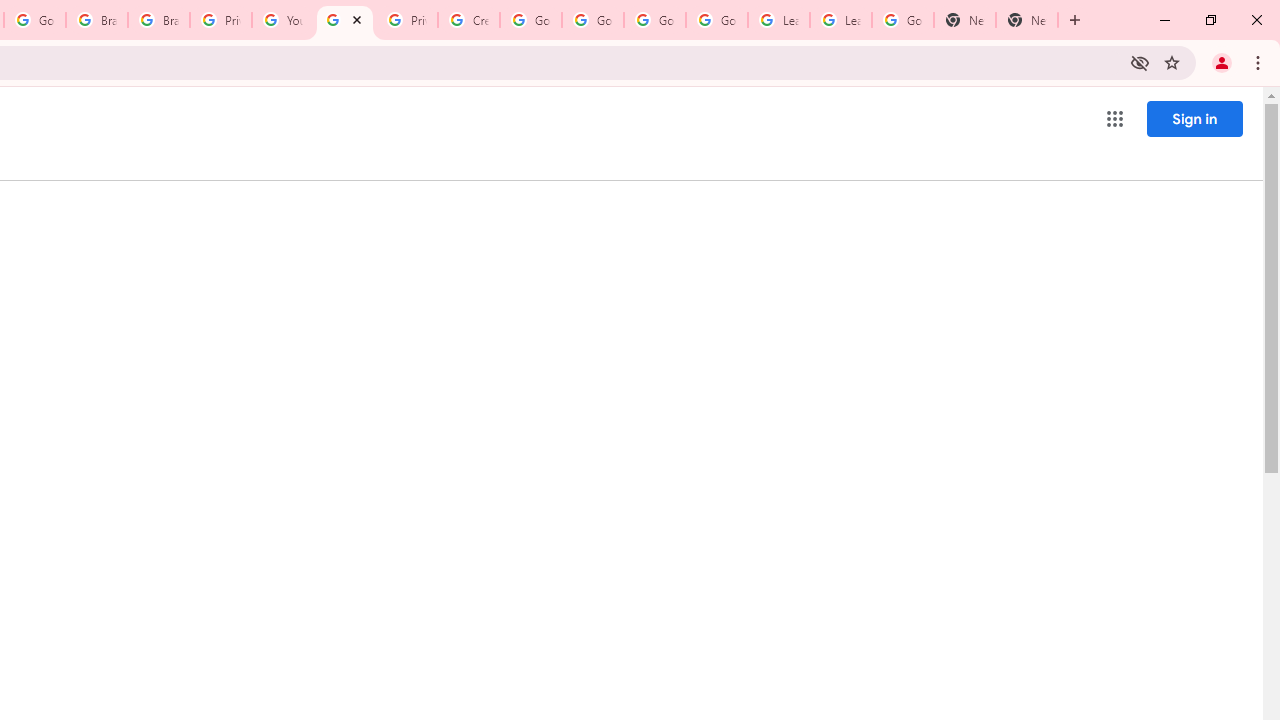 The width and height of the screenshot is (1280, 720). What do you see at coordinates (1113, 119) in the screenshot?
I see `'Google apps'` at bounding box center [1113, 119].